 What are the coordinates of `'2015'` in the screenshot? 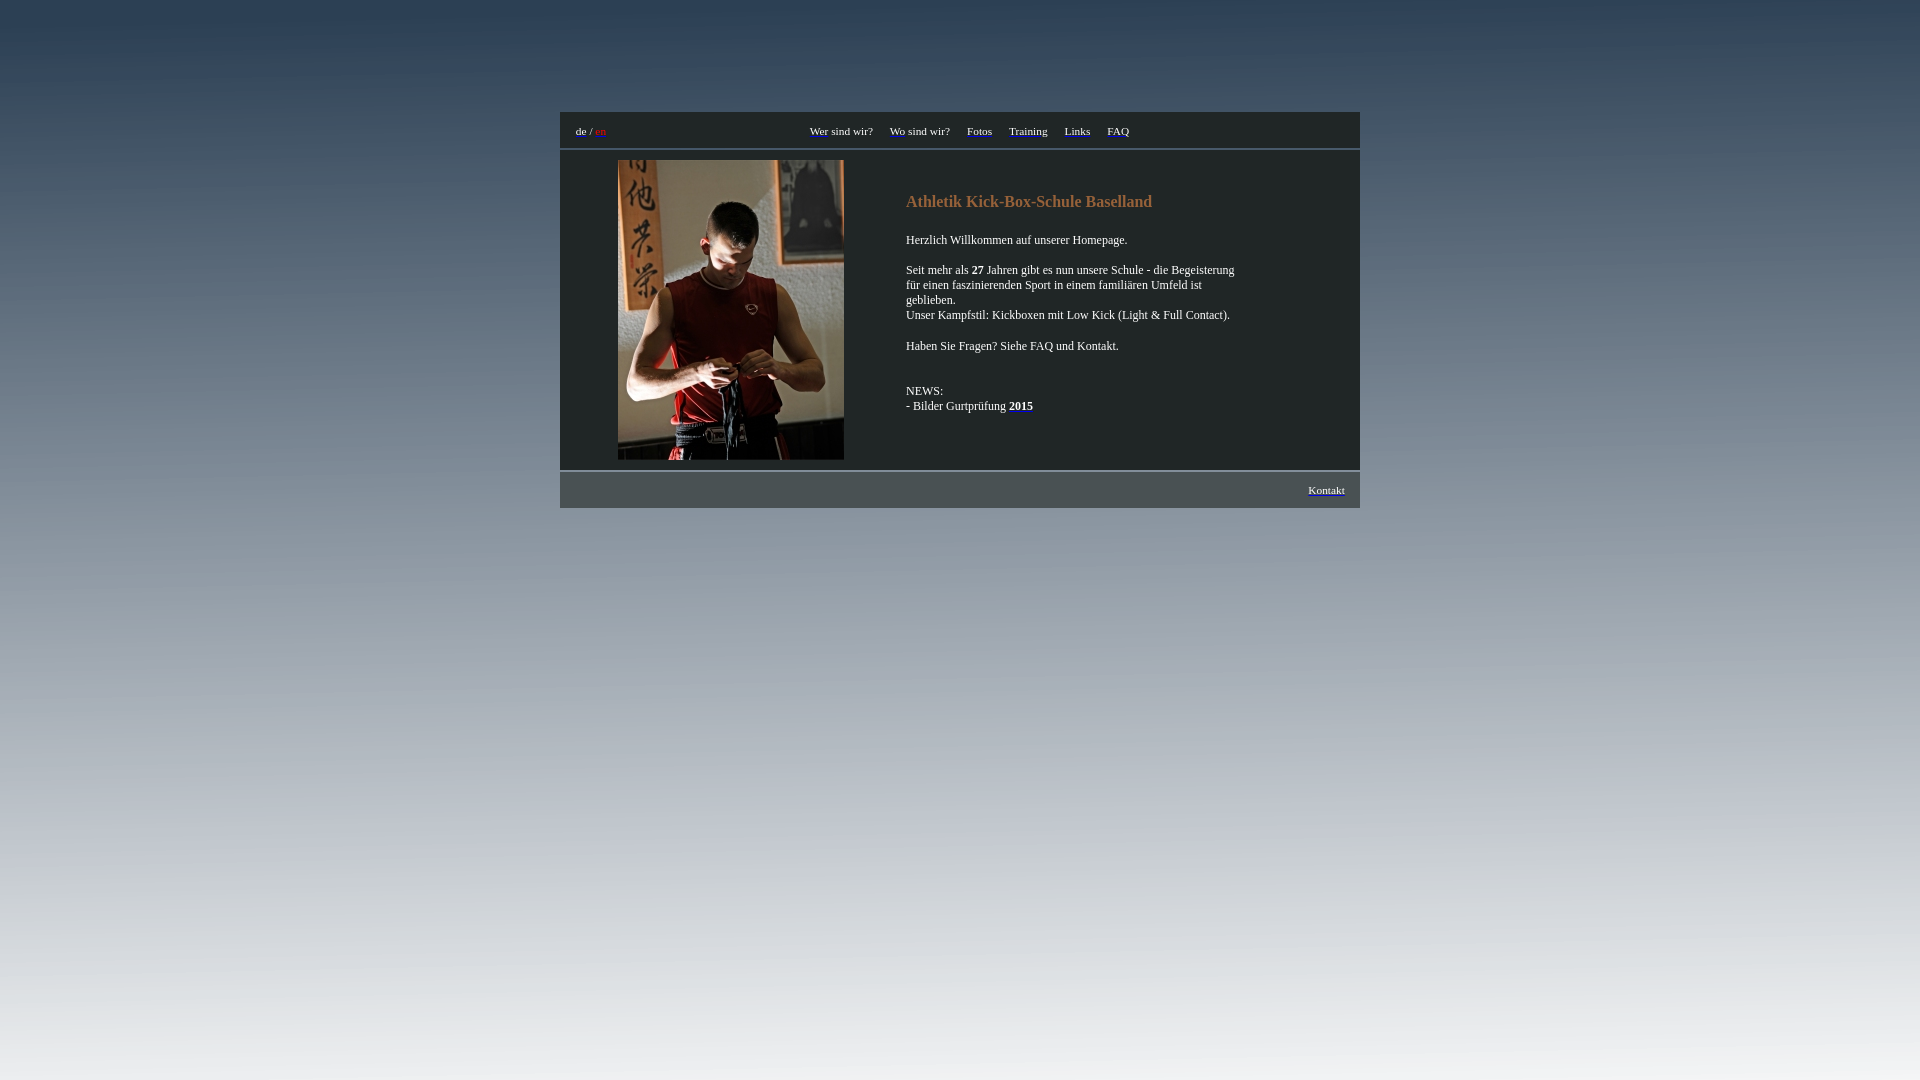 It's located at (1021, 405).